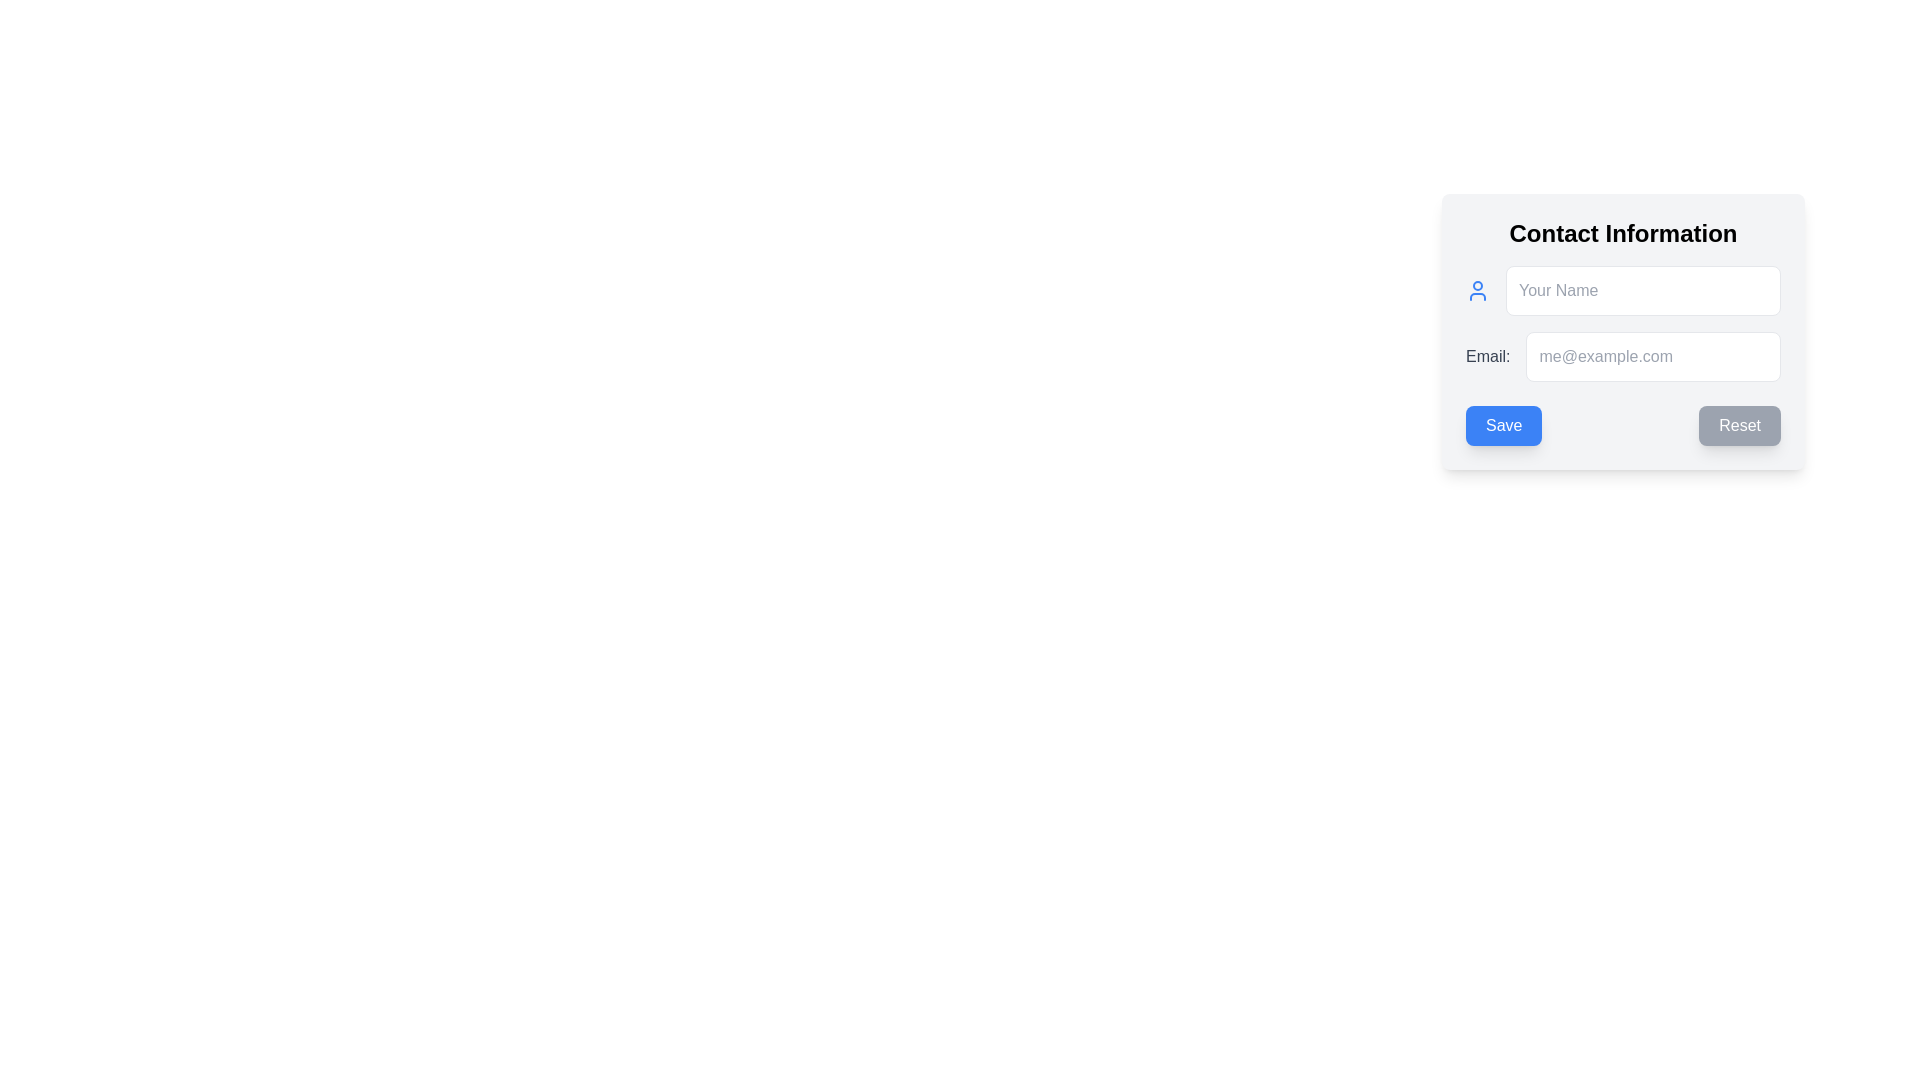 Image resolution: width=1920 pixels, height=1080 pixels. What do you see at coordinates (1478, 290) in the screenshot?
I see `the icon that visually associates with the 'Your Name' input field in the 'Contact Information' card` at bounding box center [1478, 290].